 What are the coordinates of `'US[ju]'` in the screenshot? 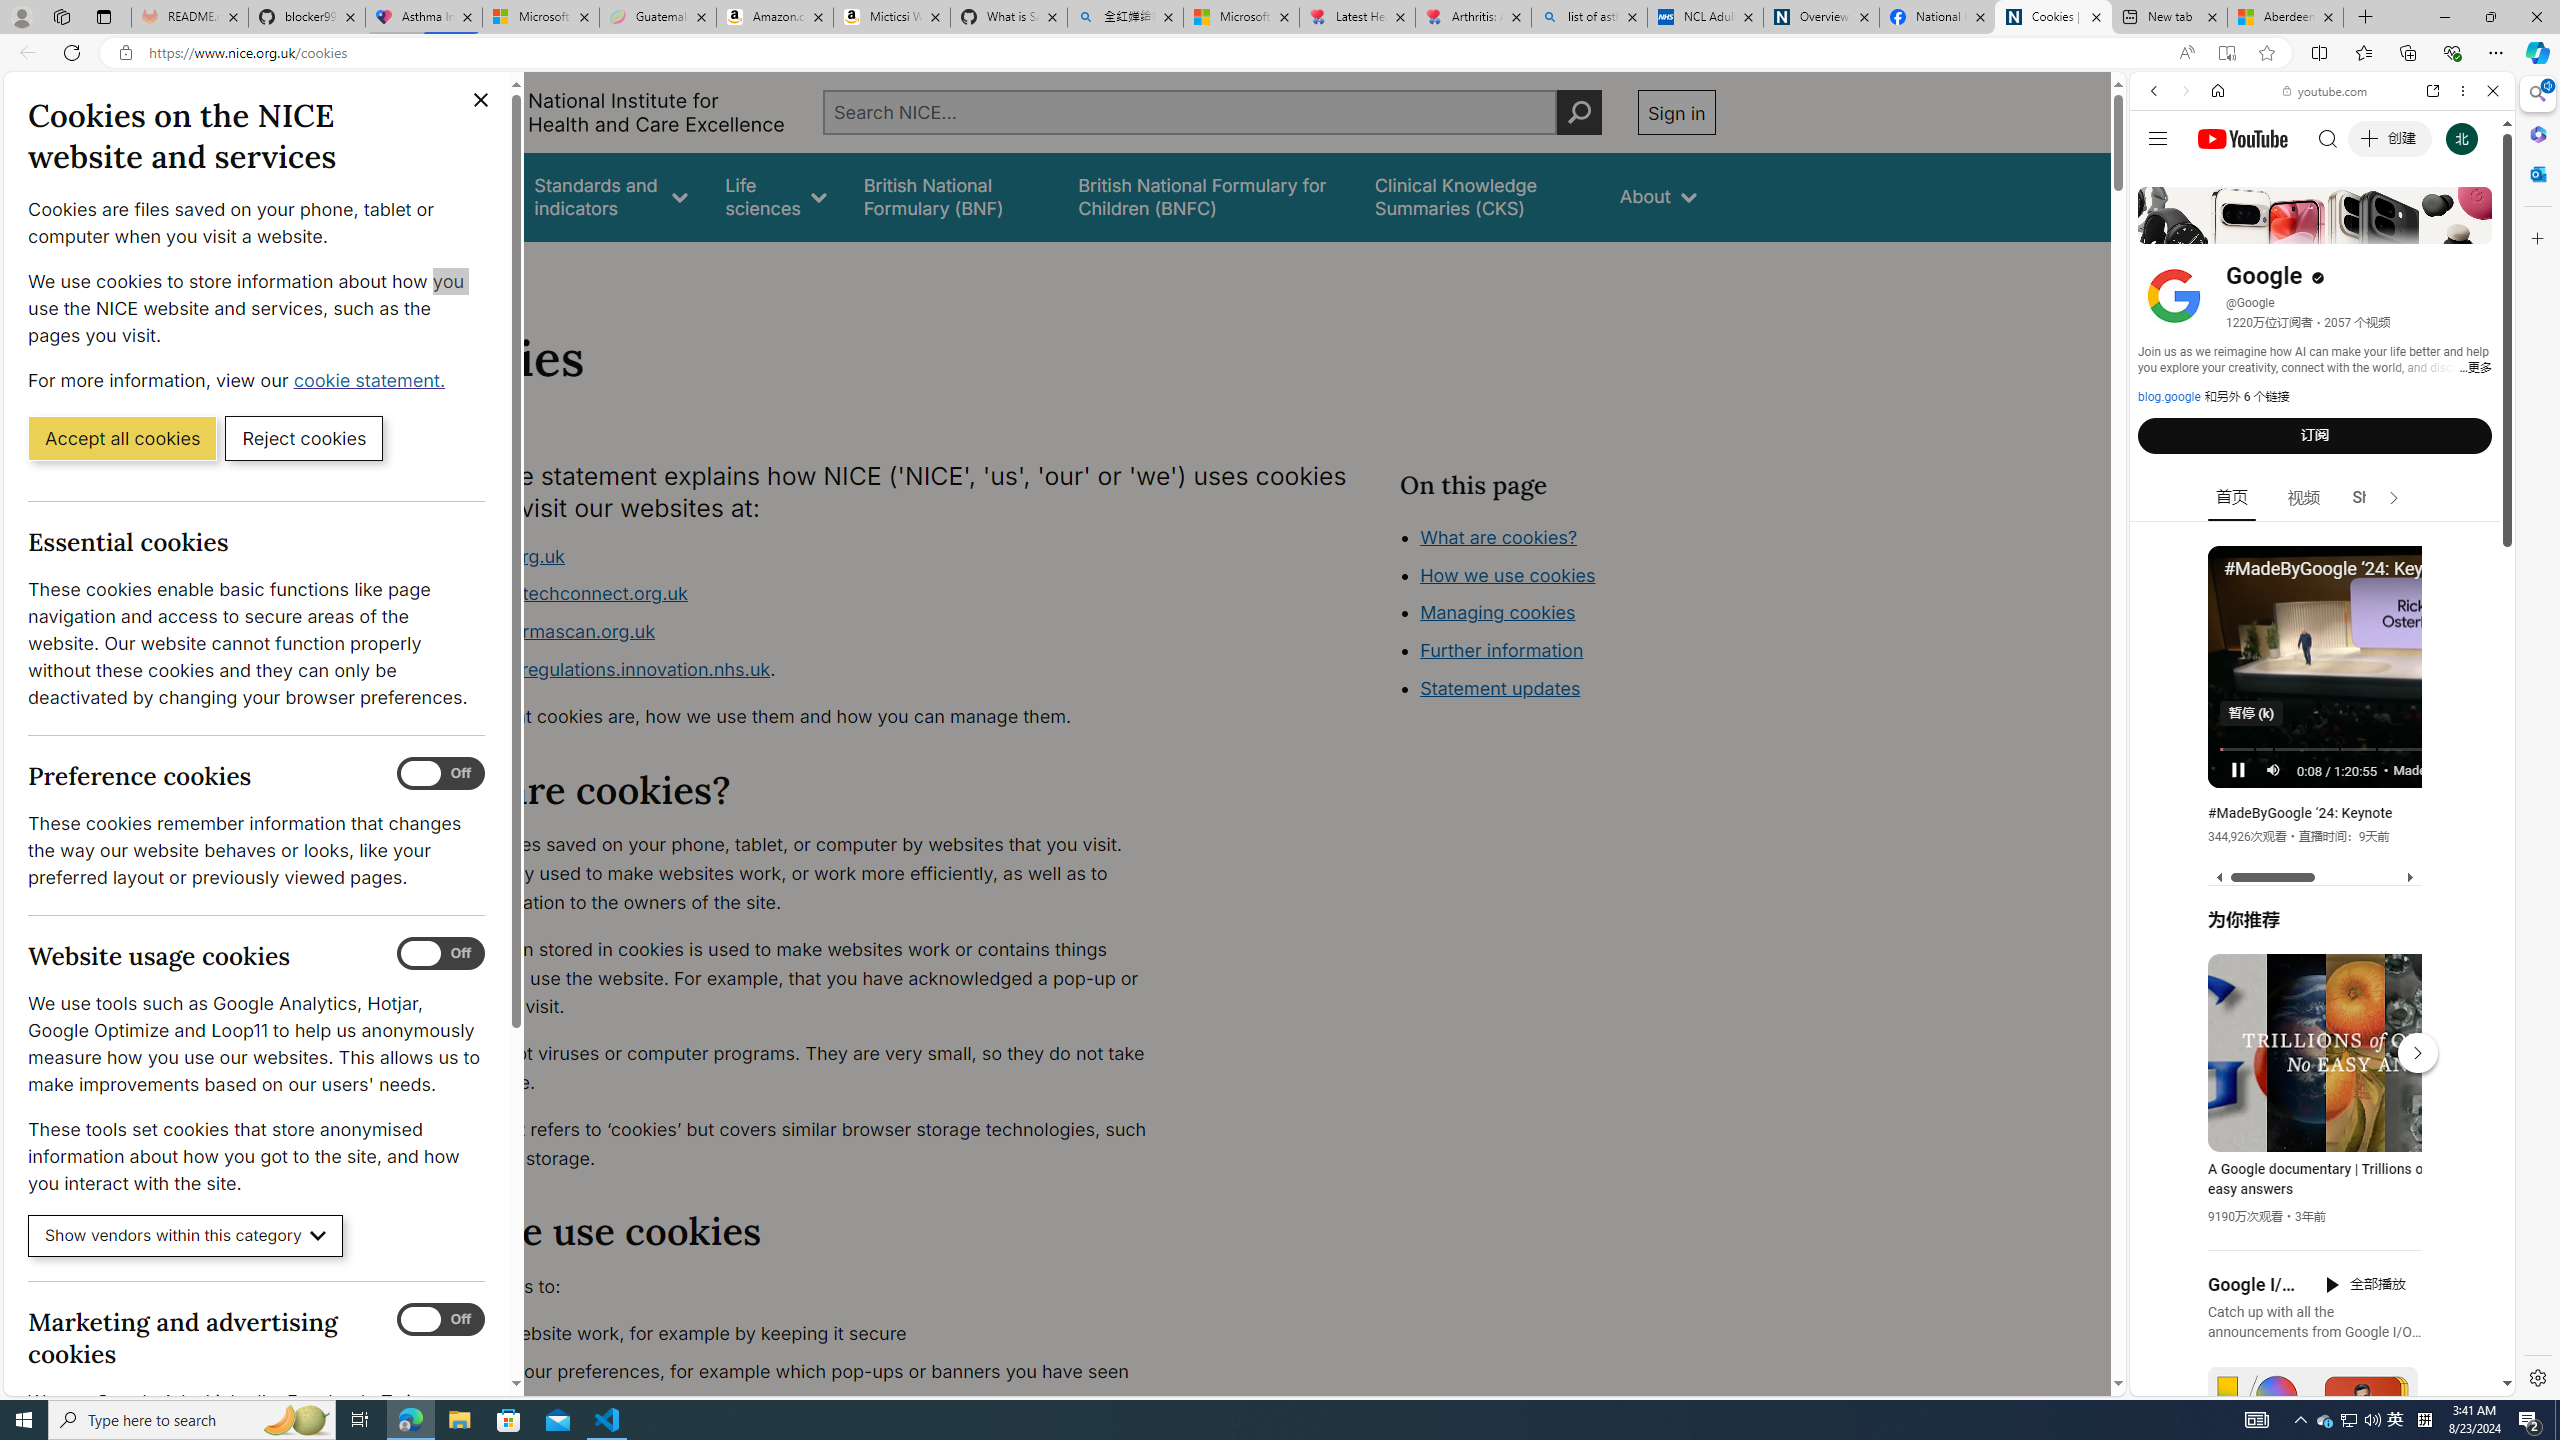 It's located at (2196, 1379).